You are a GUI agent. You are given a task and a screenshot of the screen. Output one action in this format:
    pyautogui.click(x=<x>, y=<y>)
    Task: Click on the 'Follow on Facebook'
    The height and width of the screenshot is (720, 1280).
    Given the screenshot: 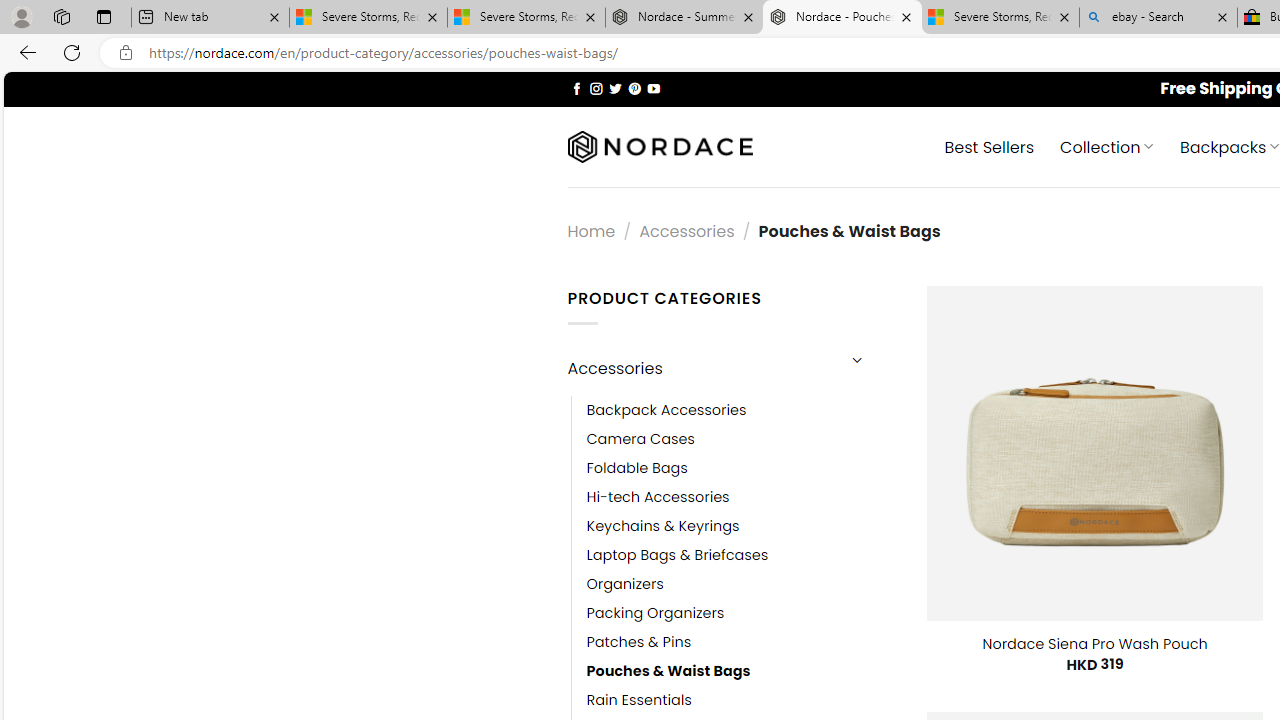 What is the action you would take?
    pyautogui.click(x=576, y=87)
    